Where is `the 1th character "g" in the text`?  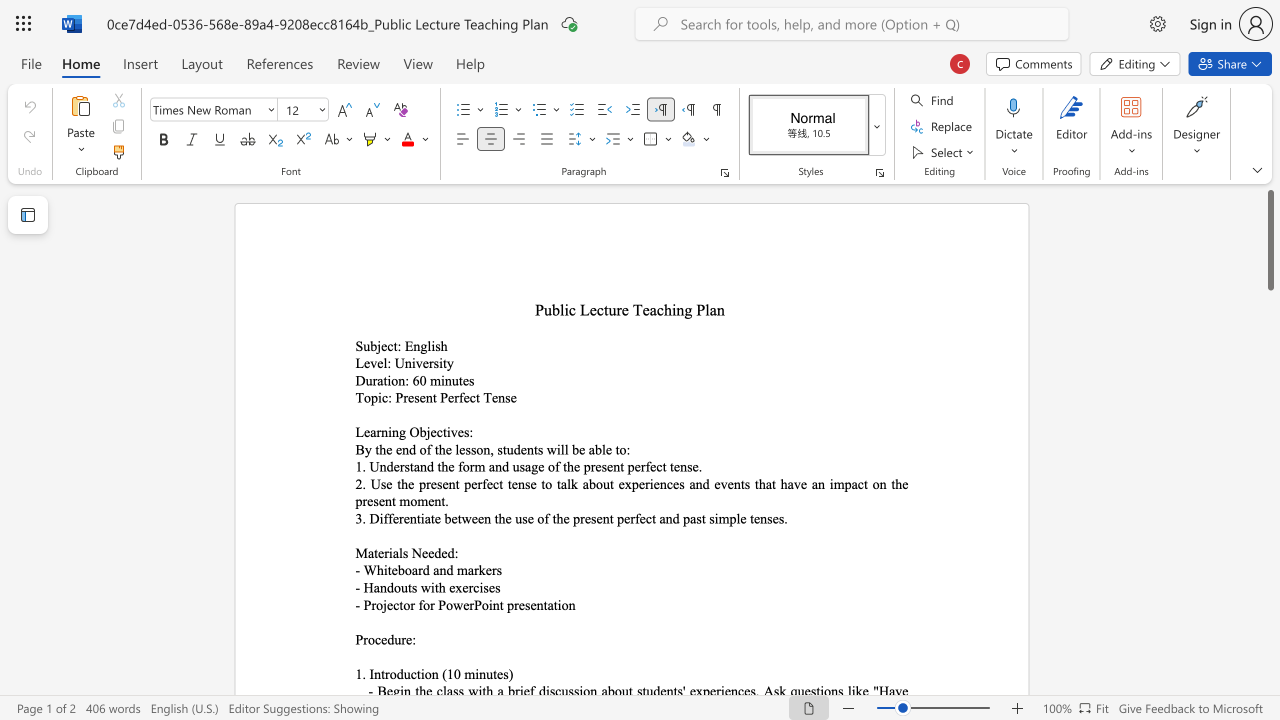
the 1th character "g" in the text is located at coordinates (422, 345).